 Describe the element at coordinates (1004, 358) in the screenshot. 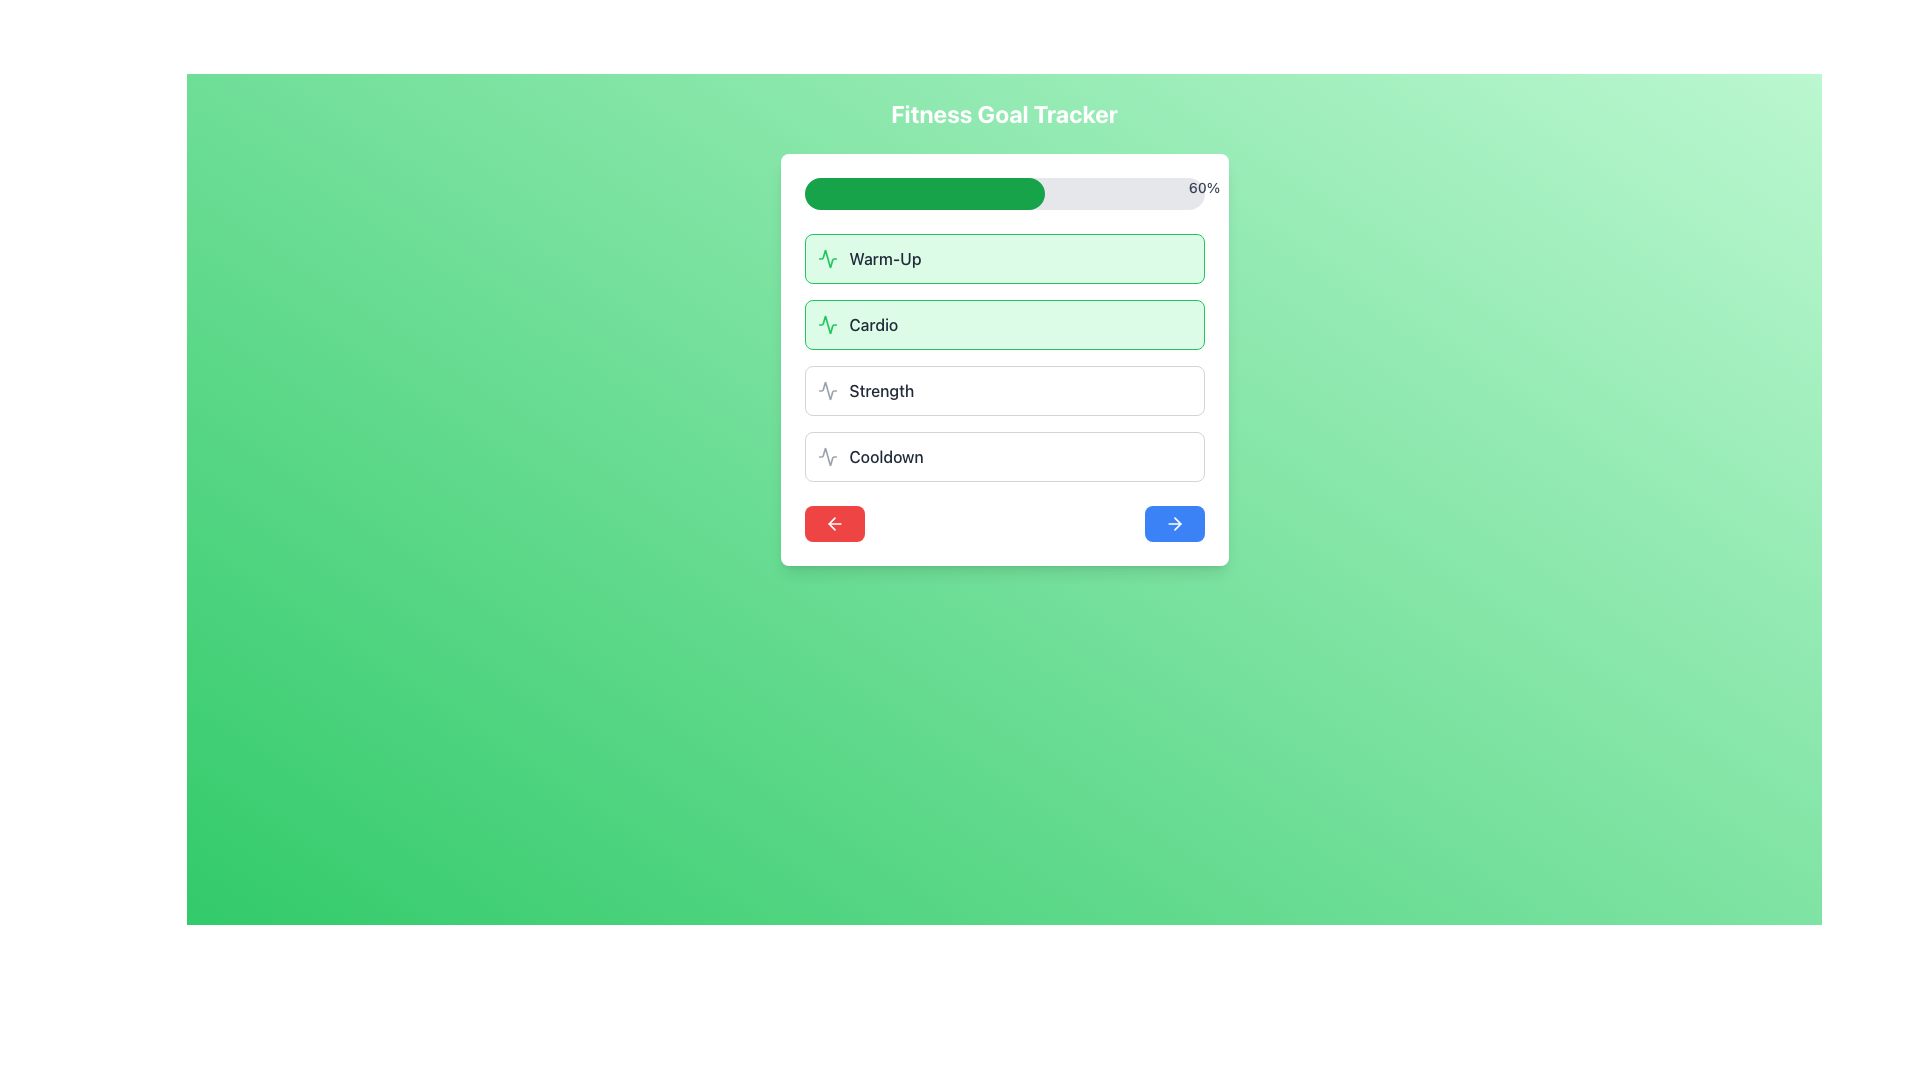

I see `the 'Cardio' button in the fitness progress tracker` at that location.